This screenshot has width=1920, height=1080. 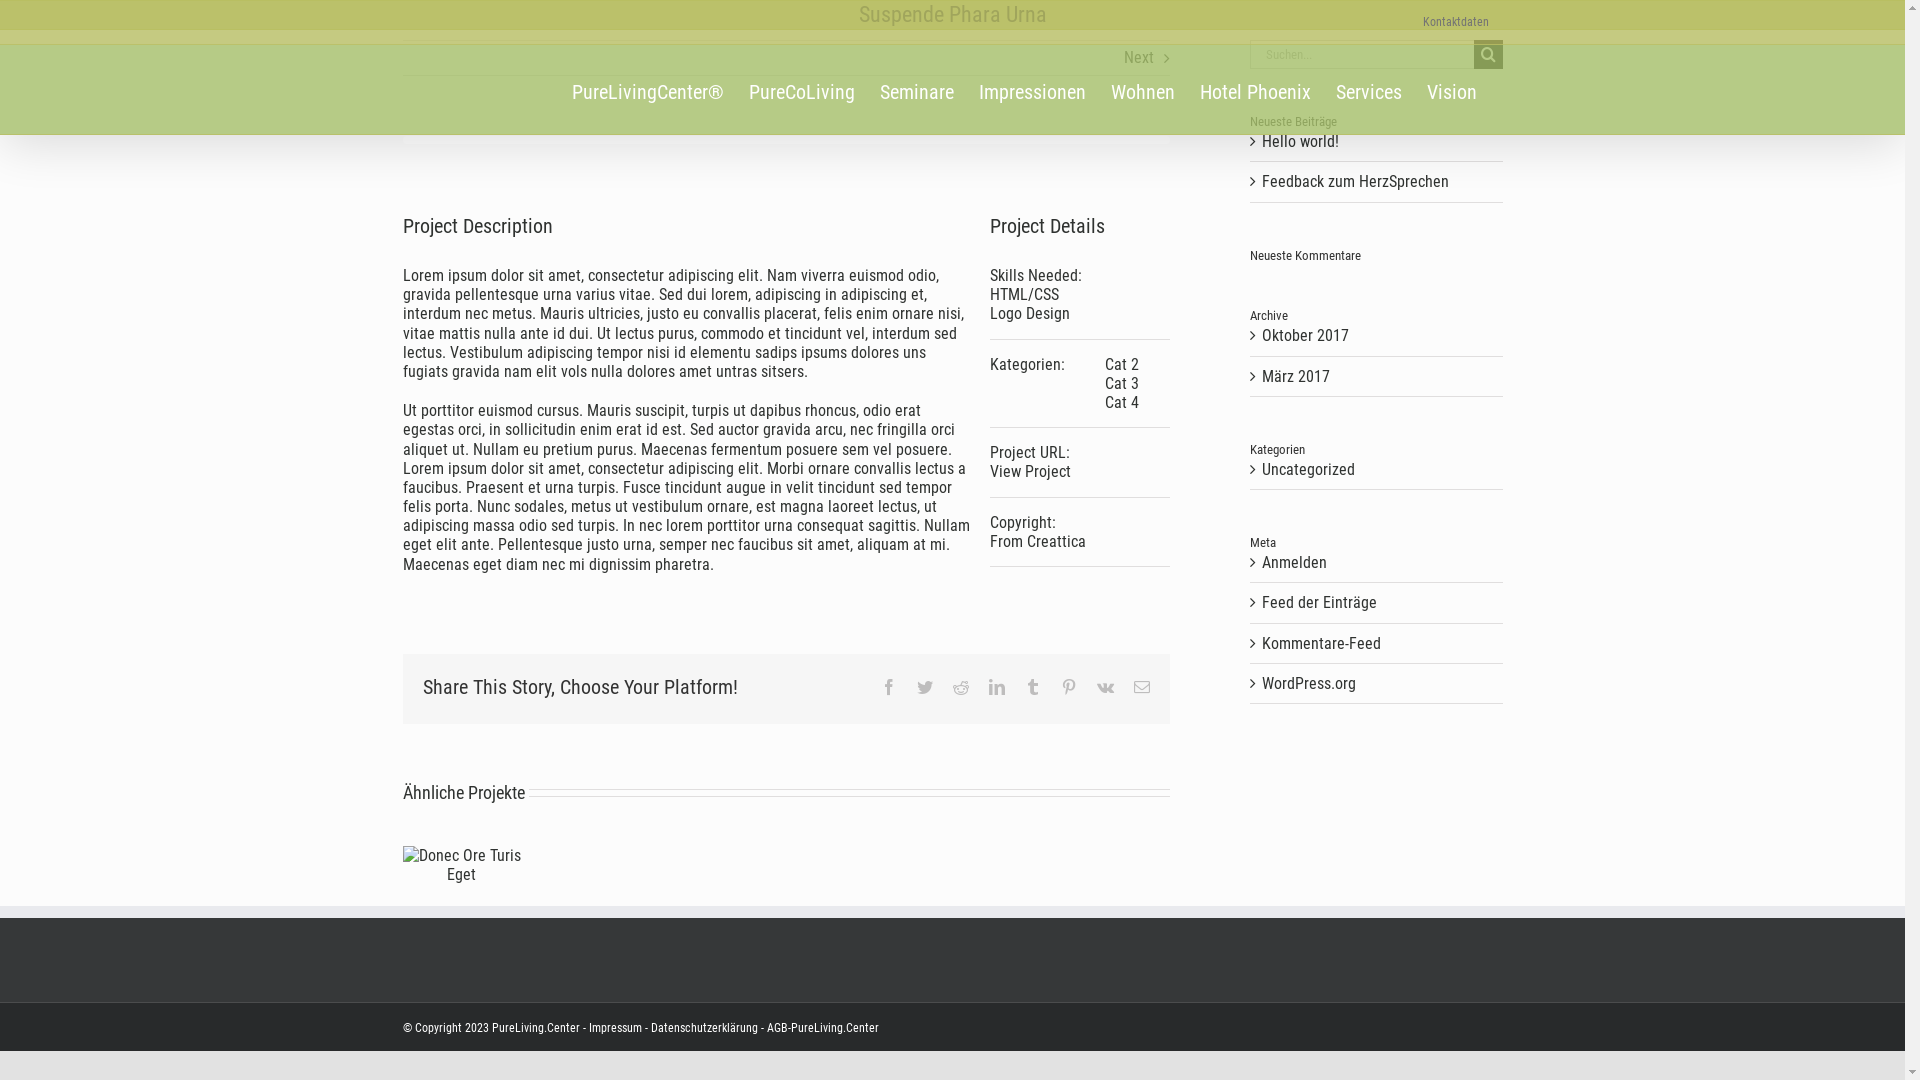 I want to click on 'Tumblr', so click(x=1023, y=685).